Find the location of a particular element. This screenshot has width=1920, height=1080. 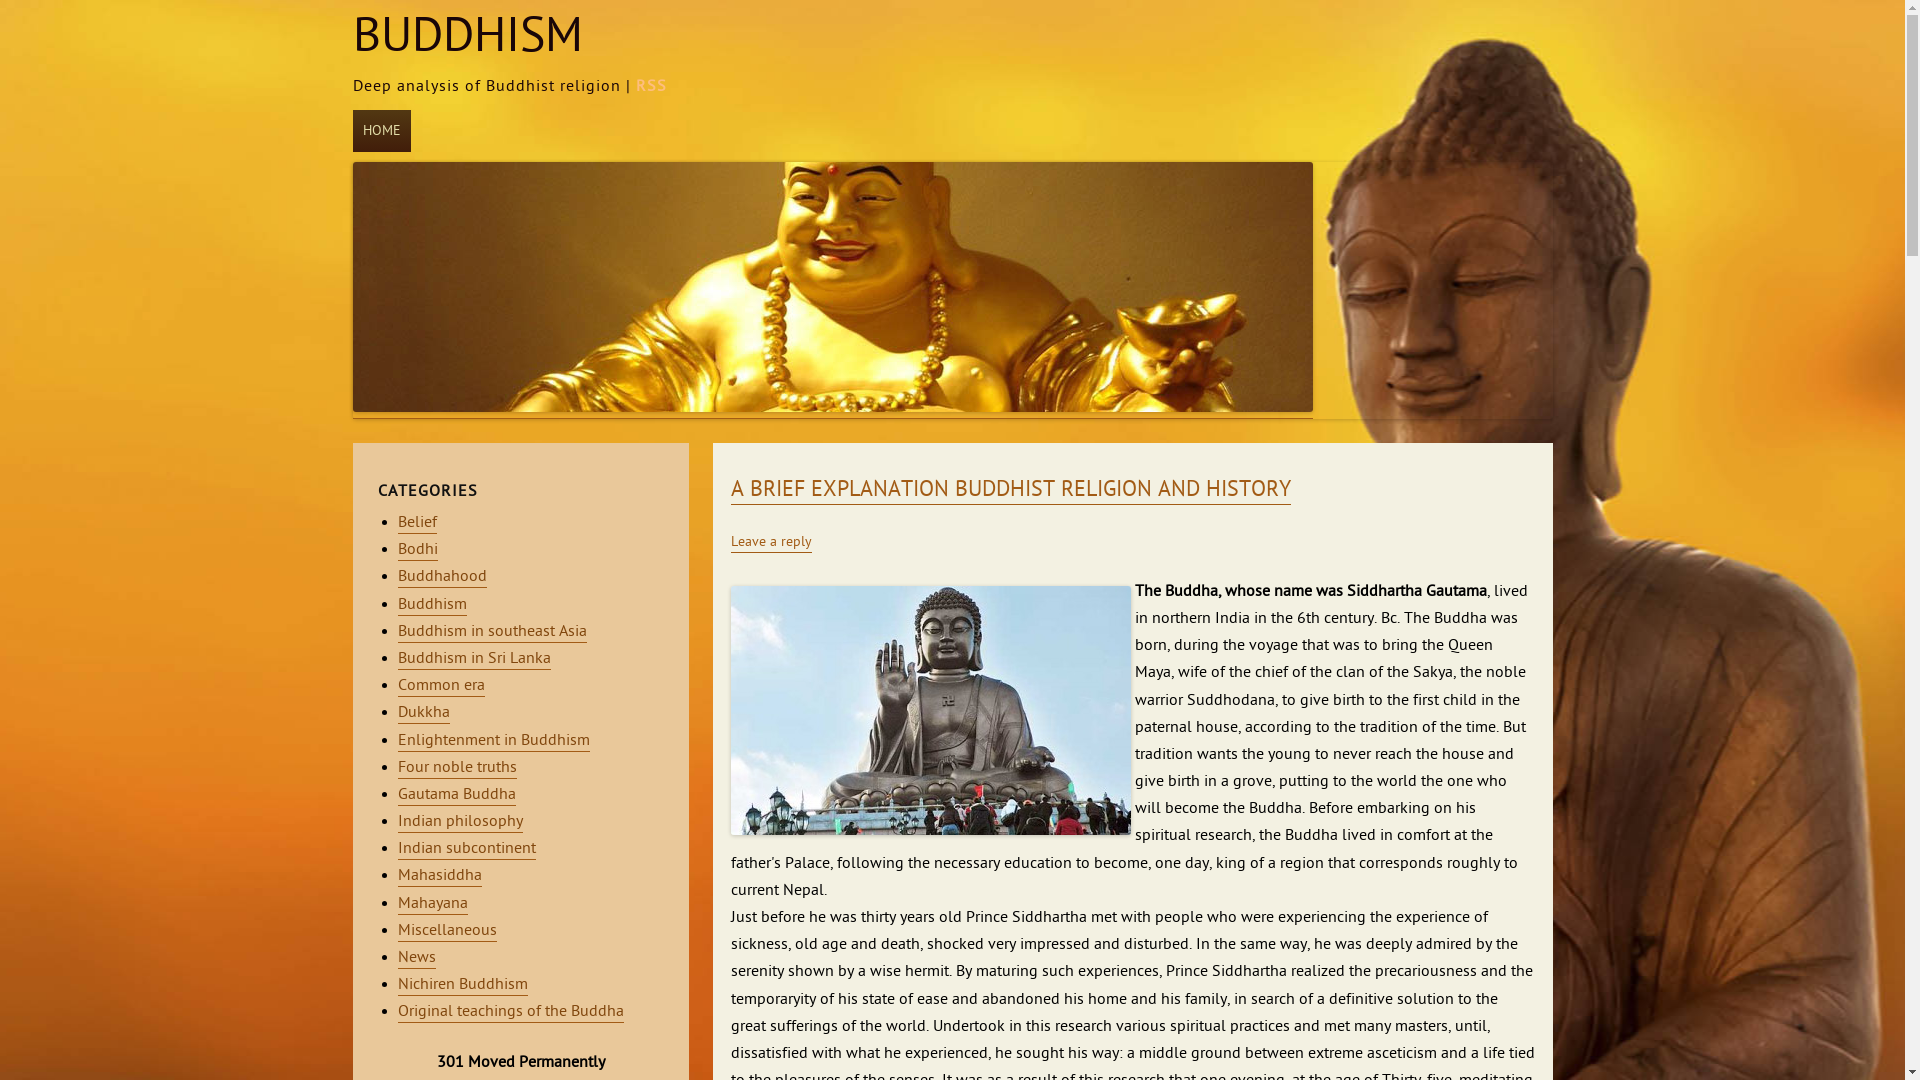

'Leave a reply' is located at coordinates (728, 543).